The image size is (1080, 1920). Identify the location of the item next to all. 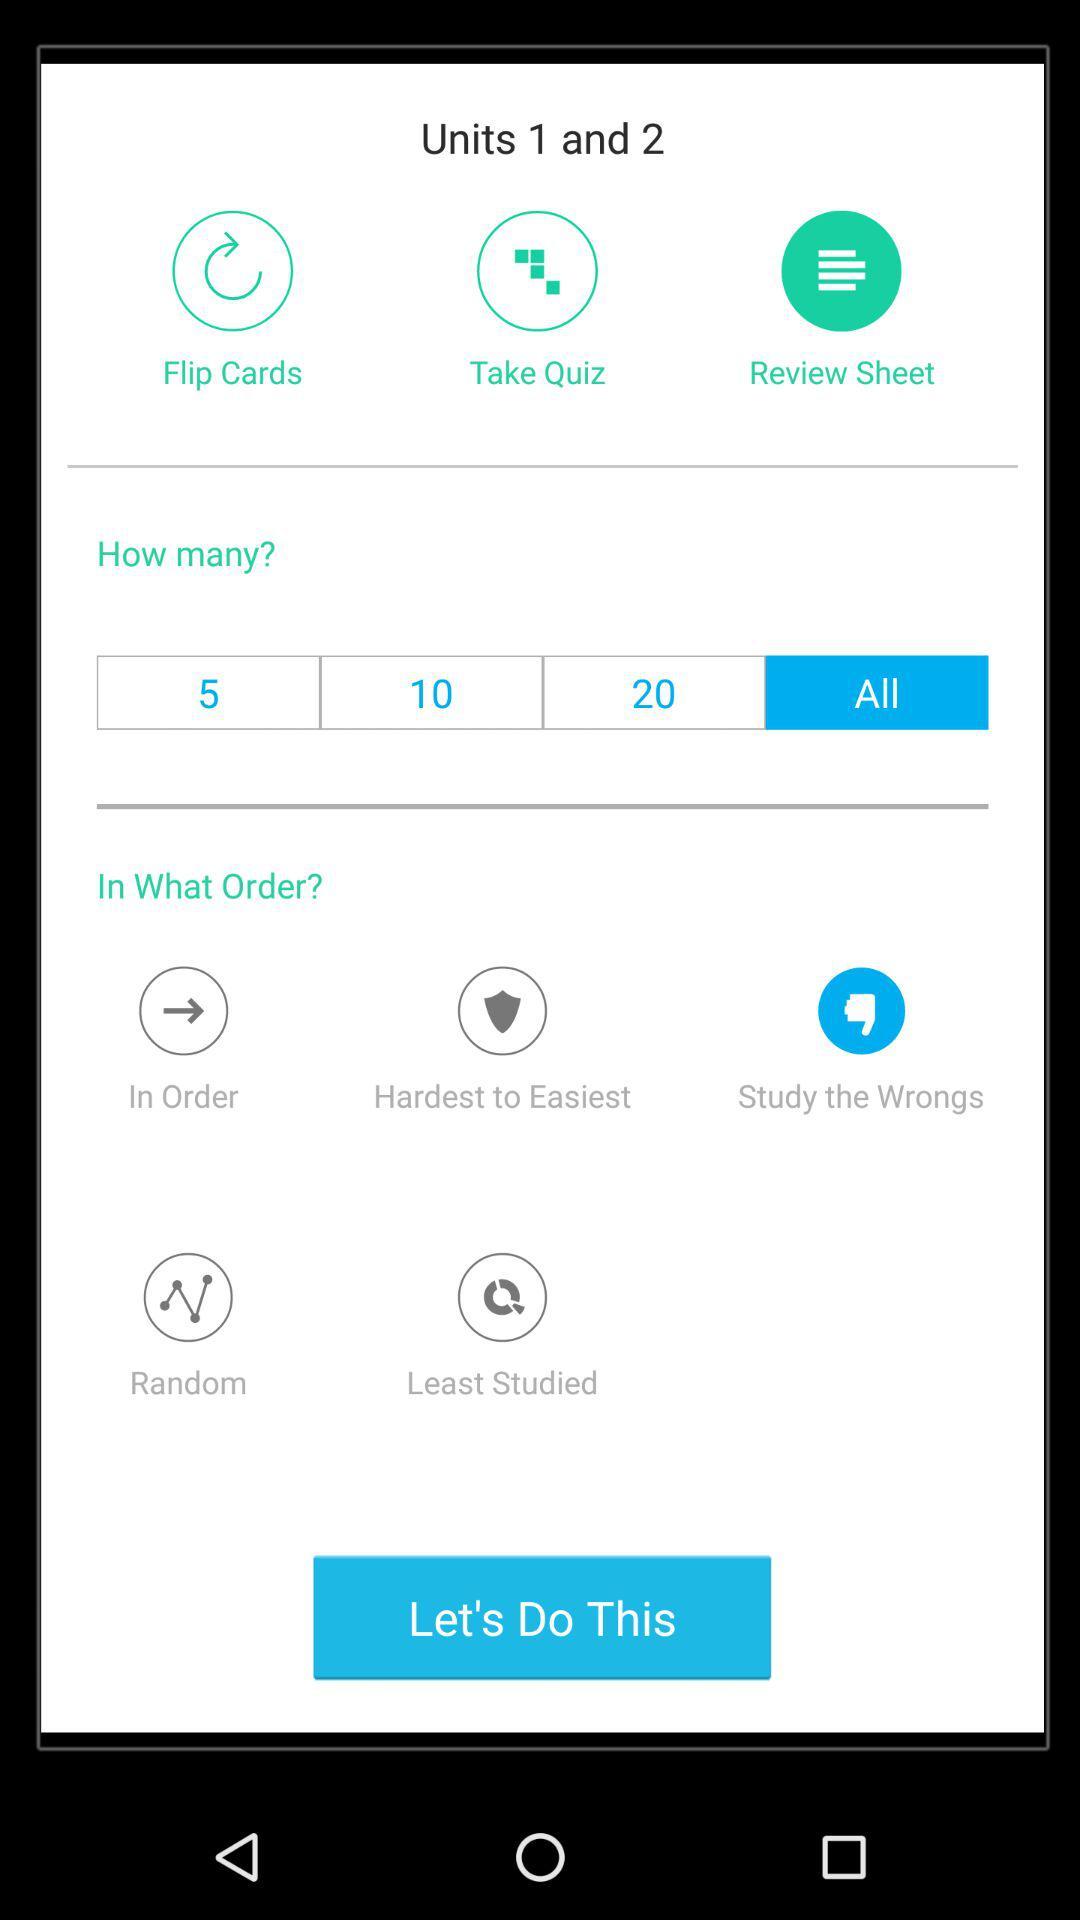
(654, 692).